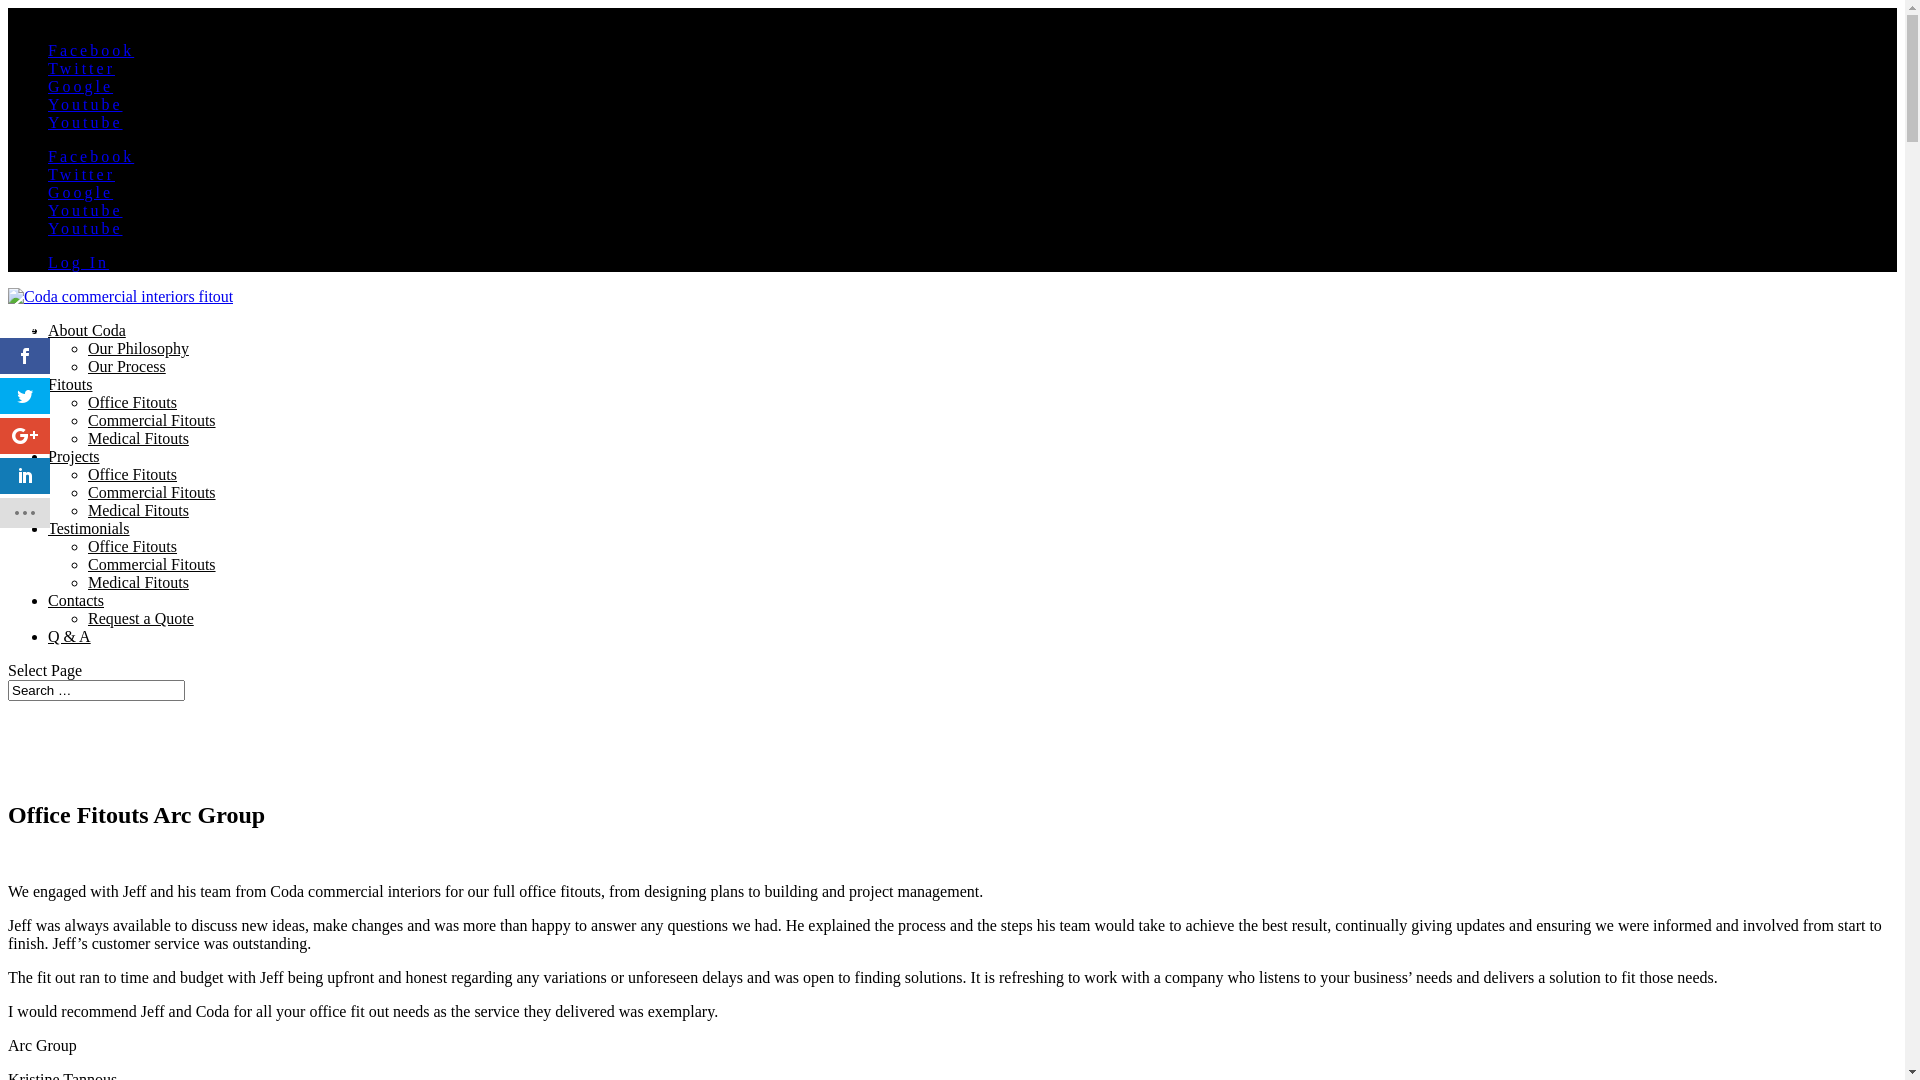 This screenshot has height=1080, width=1920. What do you see at coordinates (70, 384) in the screenshot?
I see `'Fitouts'` at bounding box center [70, 384].